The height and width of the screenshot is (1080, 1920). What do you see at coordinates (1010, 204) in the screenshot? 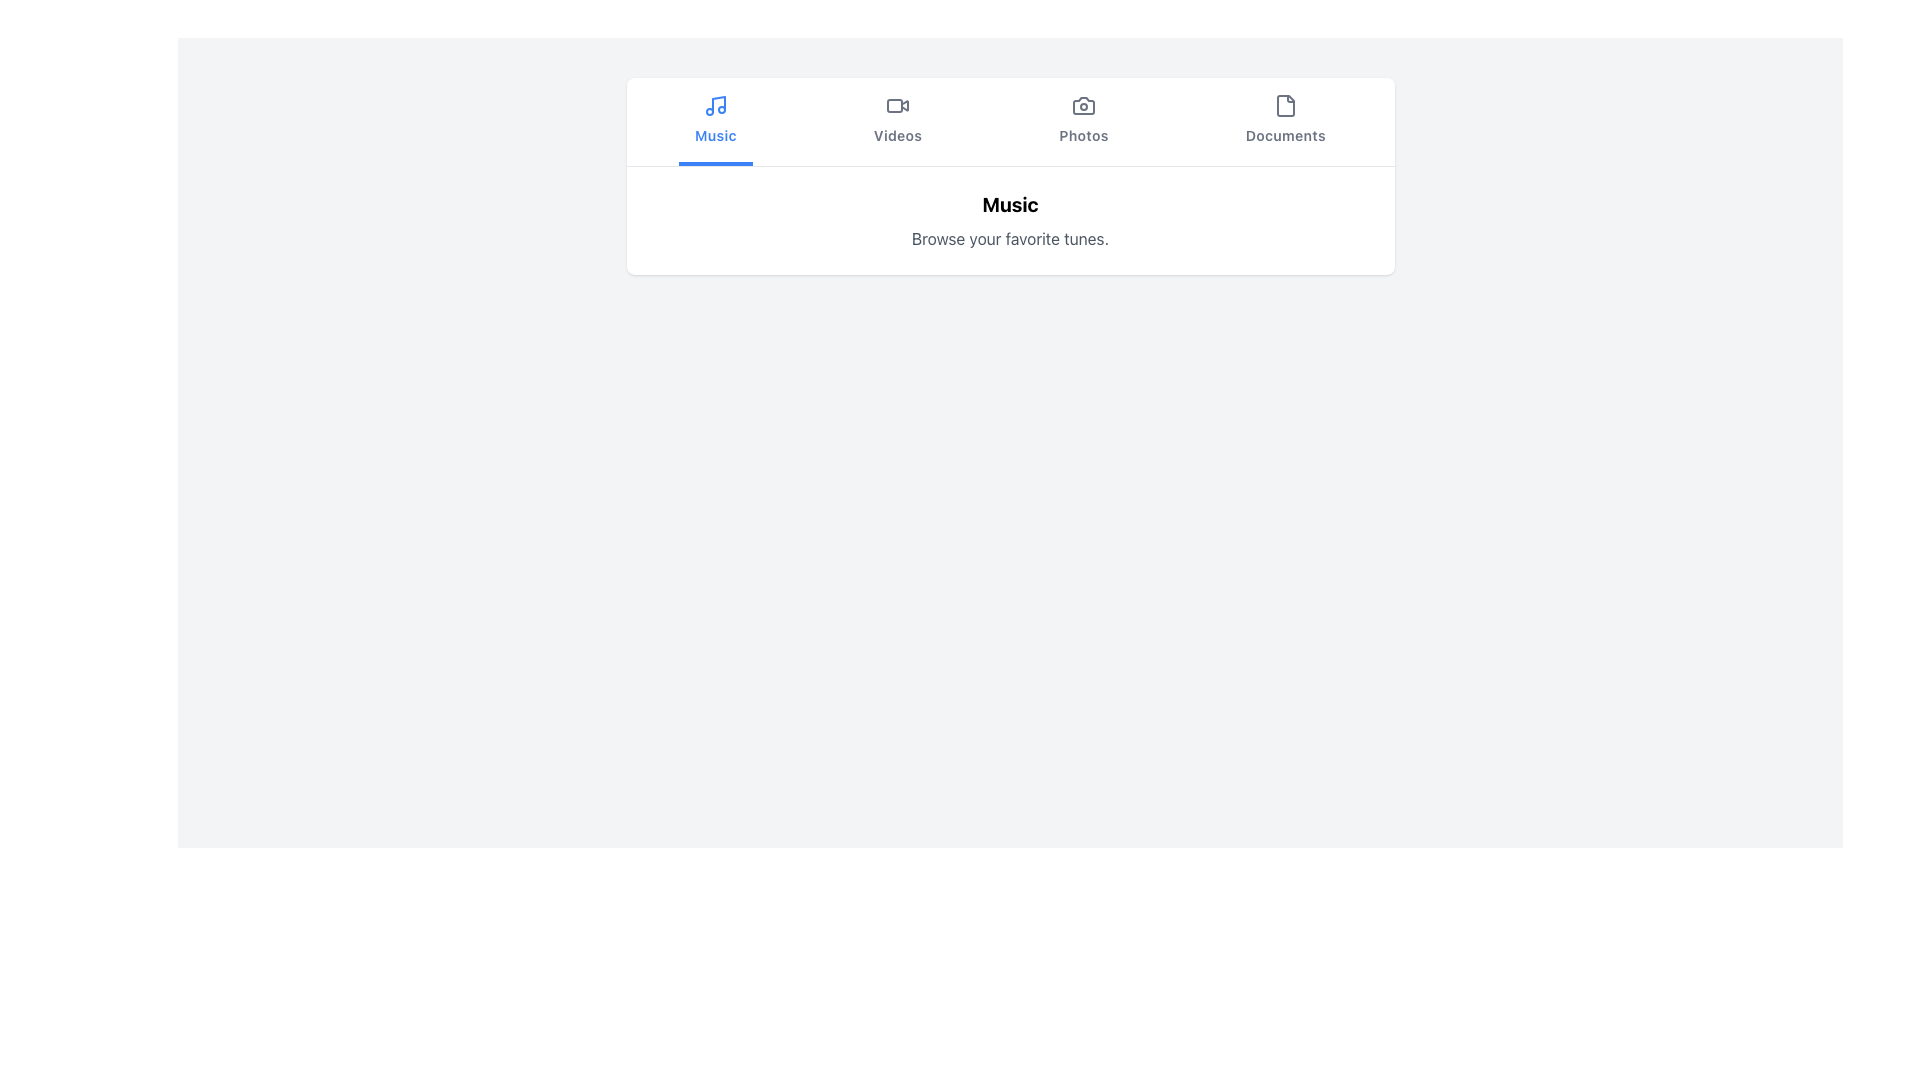
I see `the bold 'Music' text label located at the top center of the interface, which serves as the header above the text 'Browse your favorite tunes.'` at bounding box center [1010, 204].